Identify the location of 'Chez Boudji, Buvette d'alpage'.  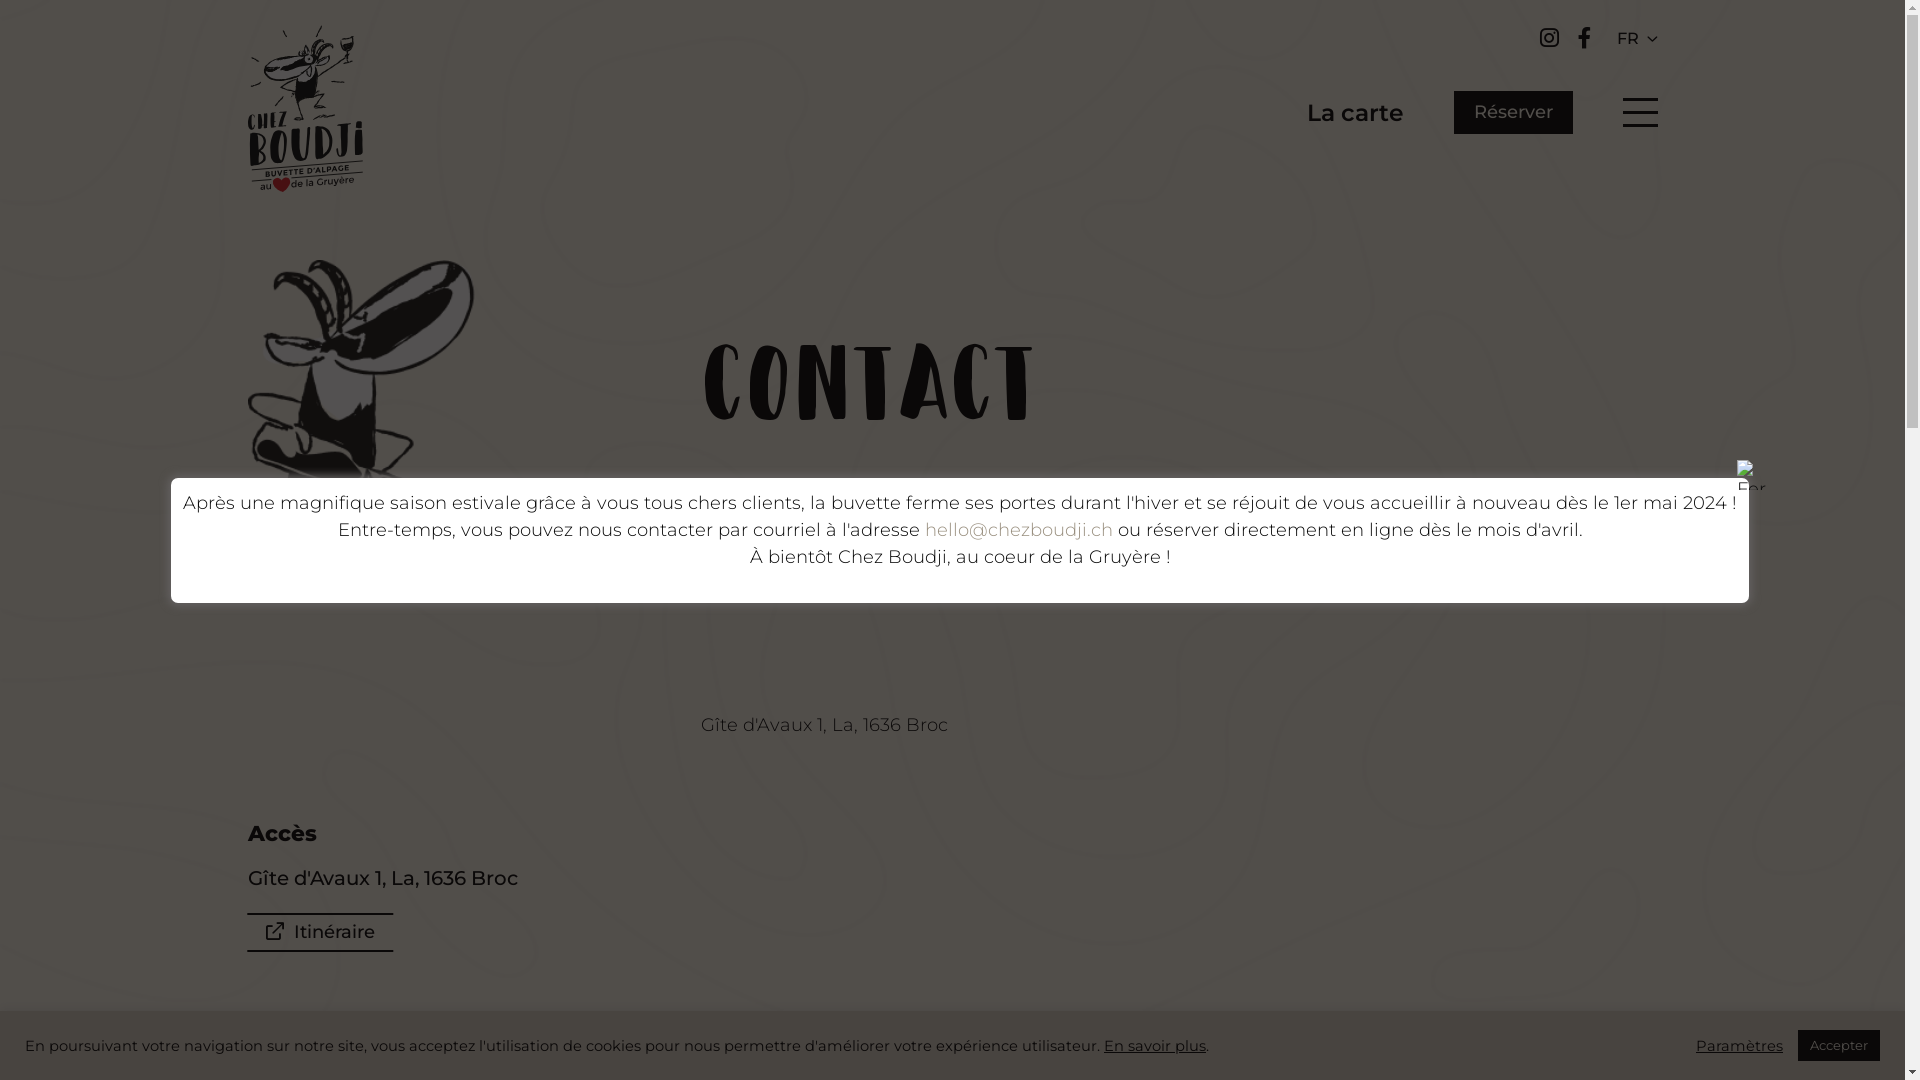
(304, 112).